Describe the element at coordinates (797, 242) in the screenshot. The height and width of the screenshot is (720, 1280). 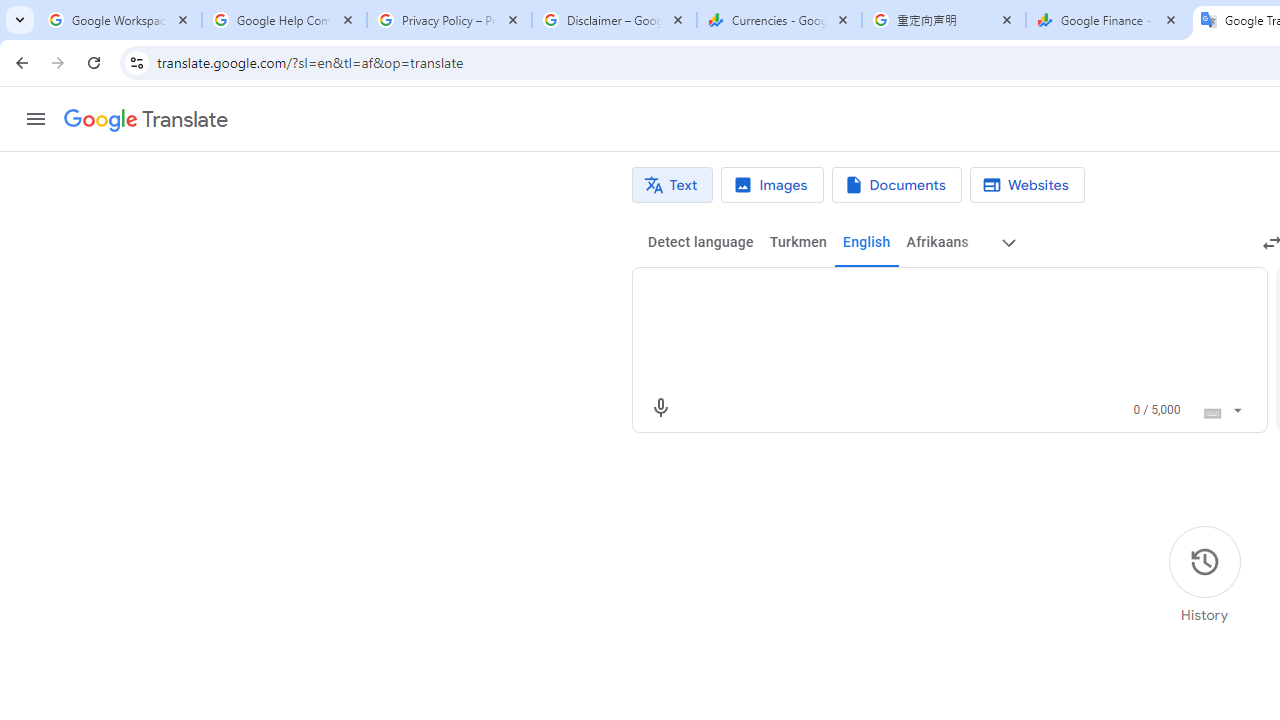
I see `'Turkmen'` at that location.